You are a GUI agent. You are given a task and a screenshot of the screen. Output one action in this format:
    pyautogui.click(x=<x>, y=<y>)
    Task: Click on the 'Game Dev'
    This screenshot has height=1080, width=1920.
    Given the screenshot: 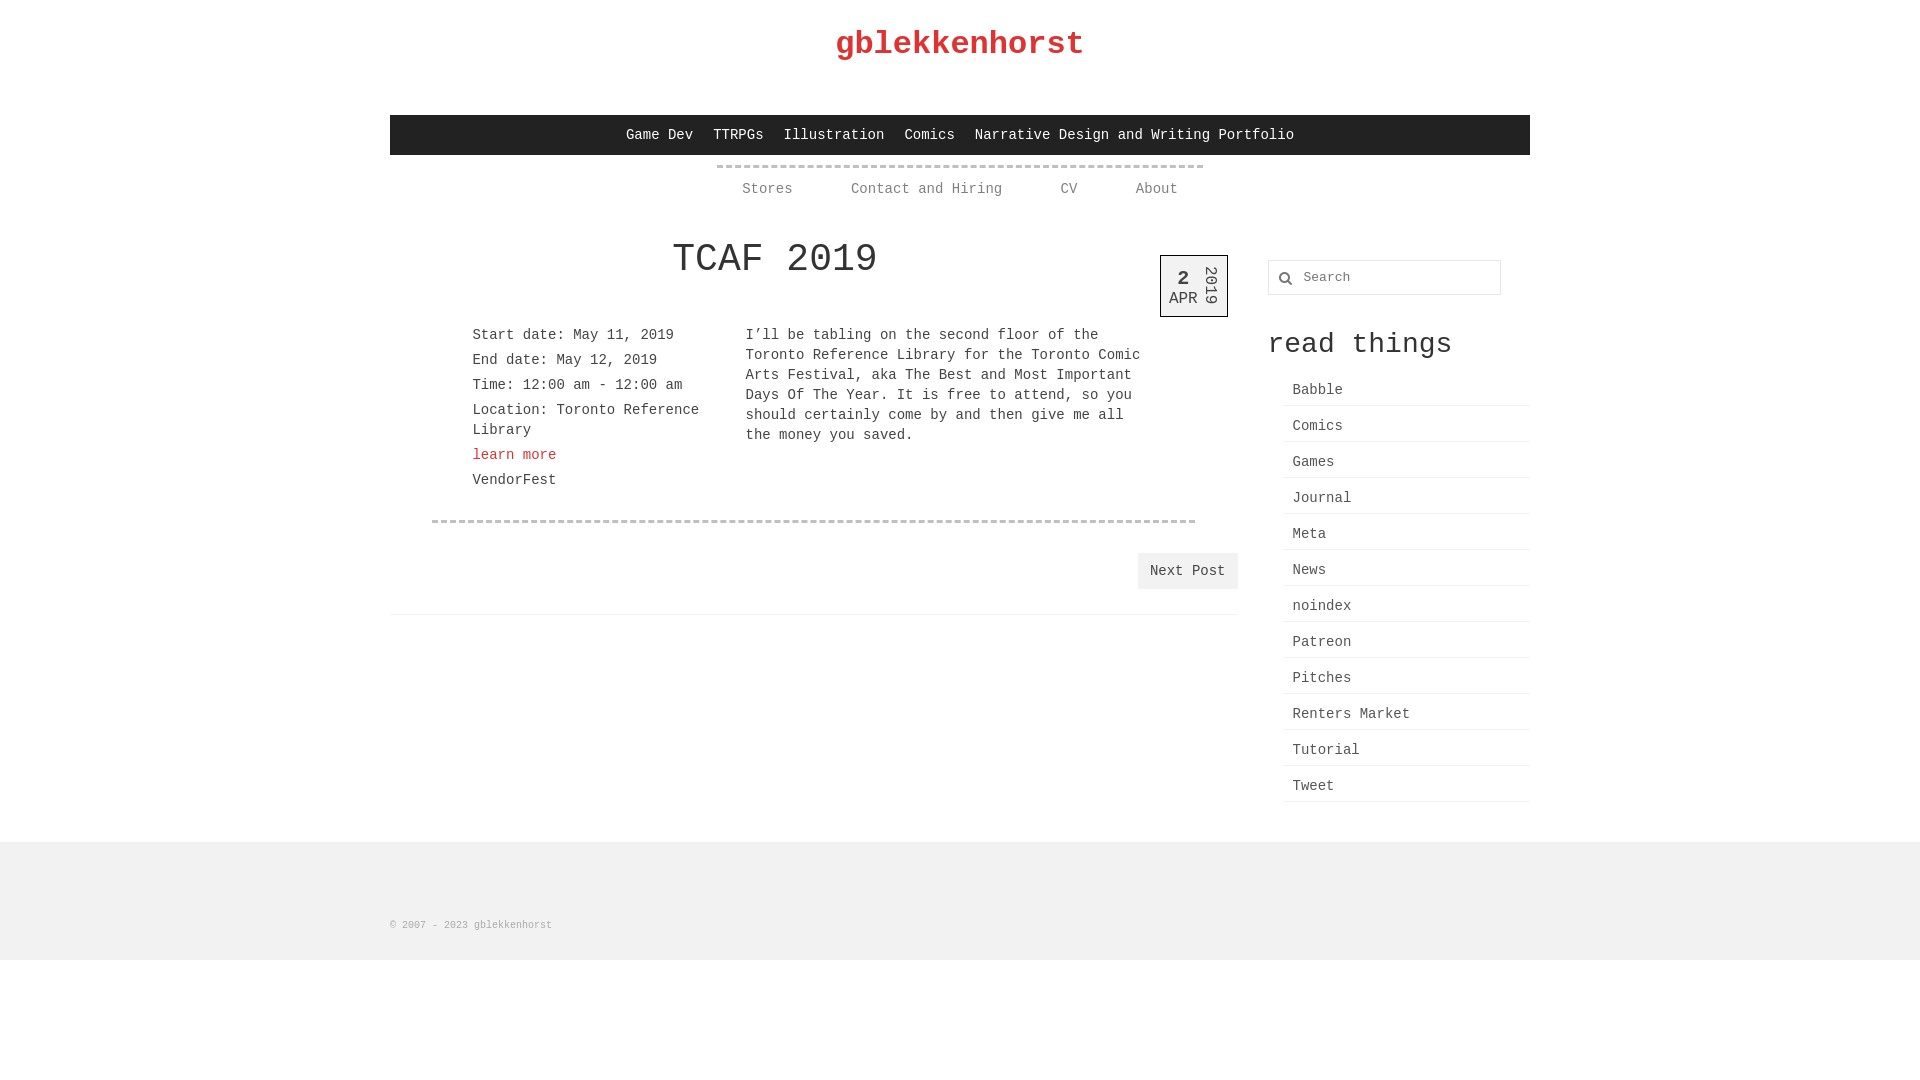 What is the action you would take?
    pyautogui.click(x=659, y=135)
    